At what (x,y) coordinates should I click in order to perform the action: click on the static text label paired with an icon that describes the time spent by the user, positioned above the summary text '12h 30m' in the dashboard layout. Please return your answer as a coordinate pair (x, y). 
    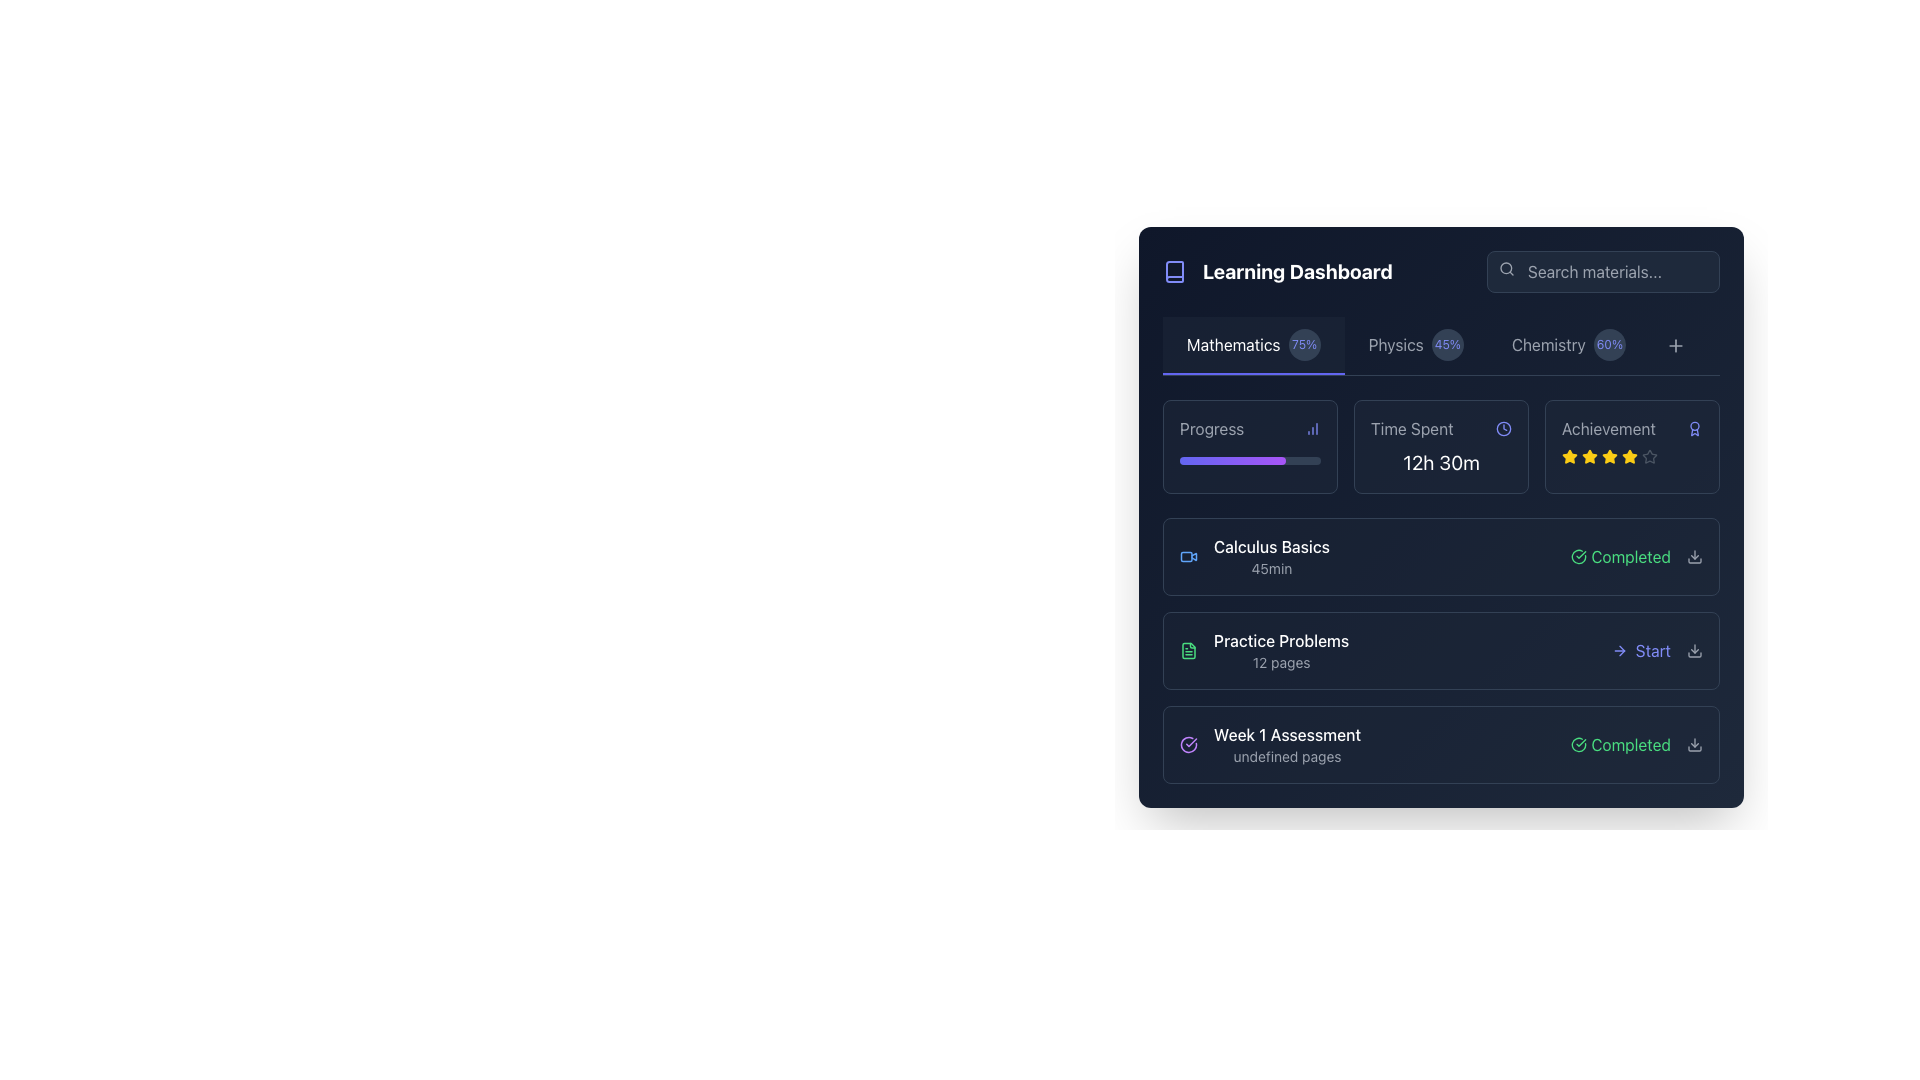
    Looking at the image, I should click on (1441, 427).